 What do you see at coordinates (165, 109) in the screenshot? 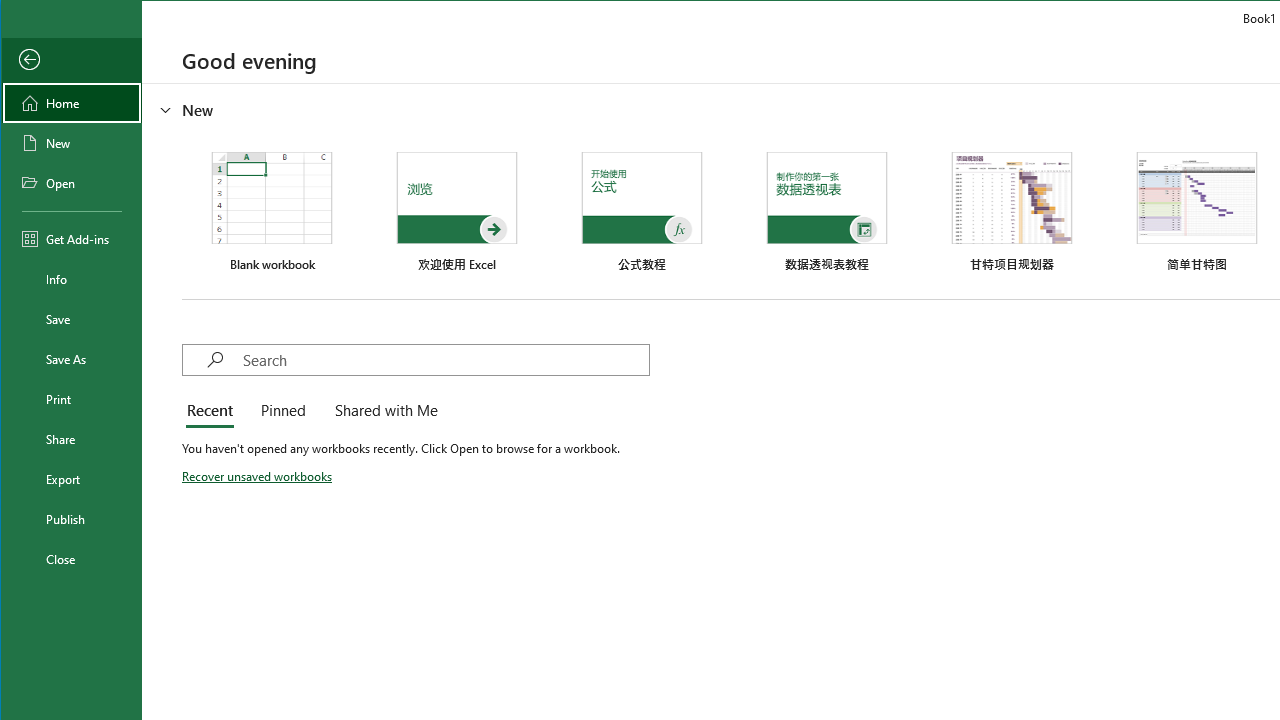
I see `'Hide or show region'` at bounding box center [165, 109].